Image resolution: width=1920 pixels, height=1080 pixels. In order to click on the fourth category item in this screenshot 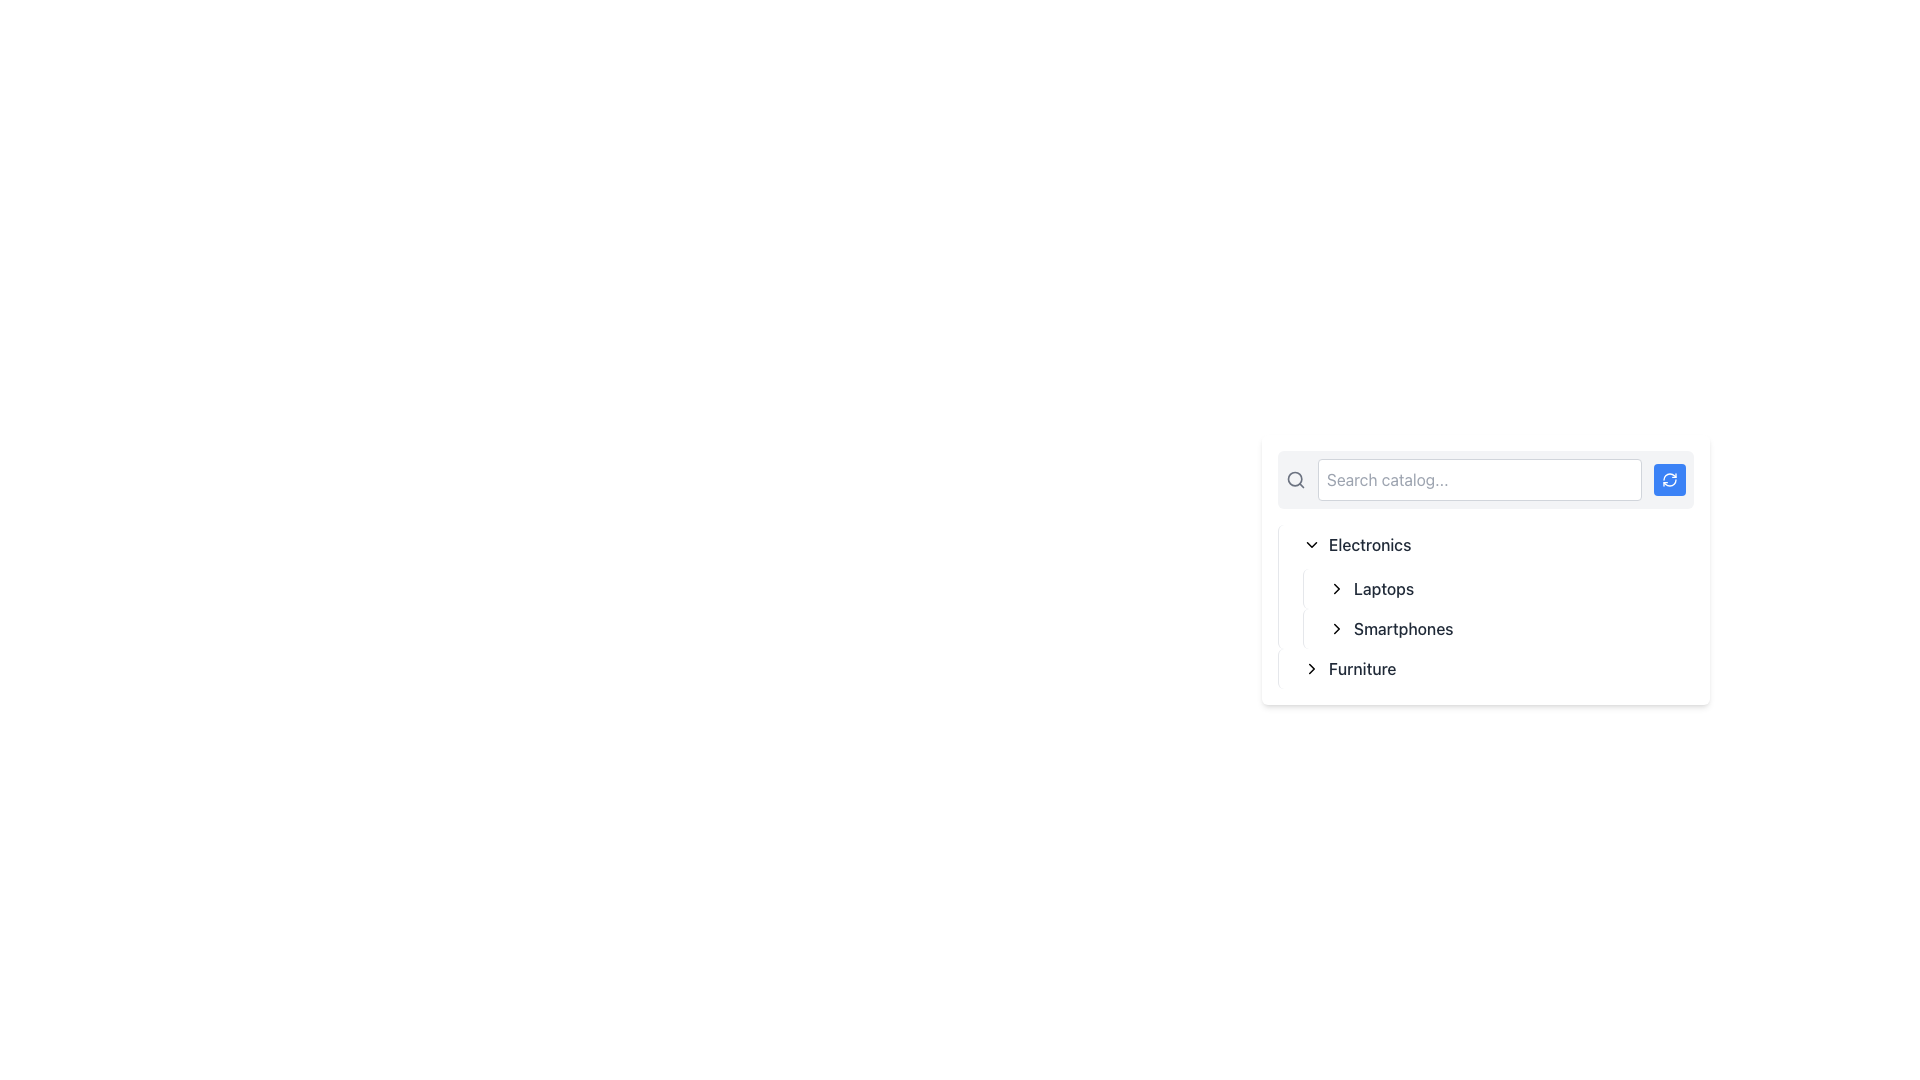, I will do `click(1486, 668)`.